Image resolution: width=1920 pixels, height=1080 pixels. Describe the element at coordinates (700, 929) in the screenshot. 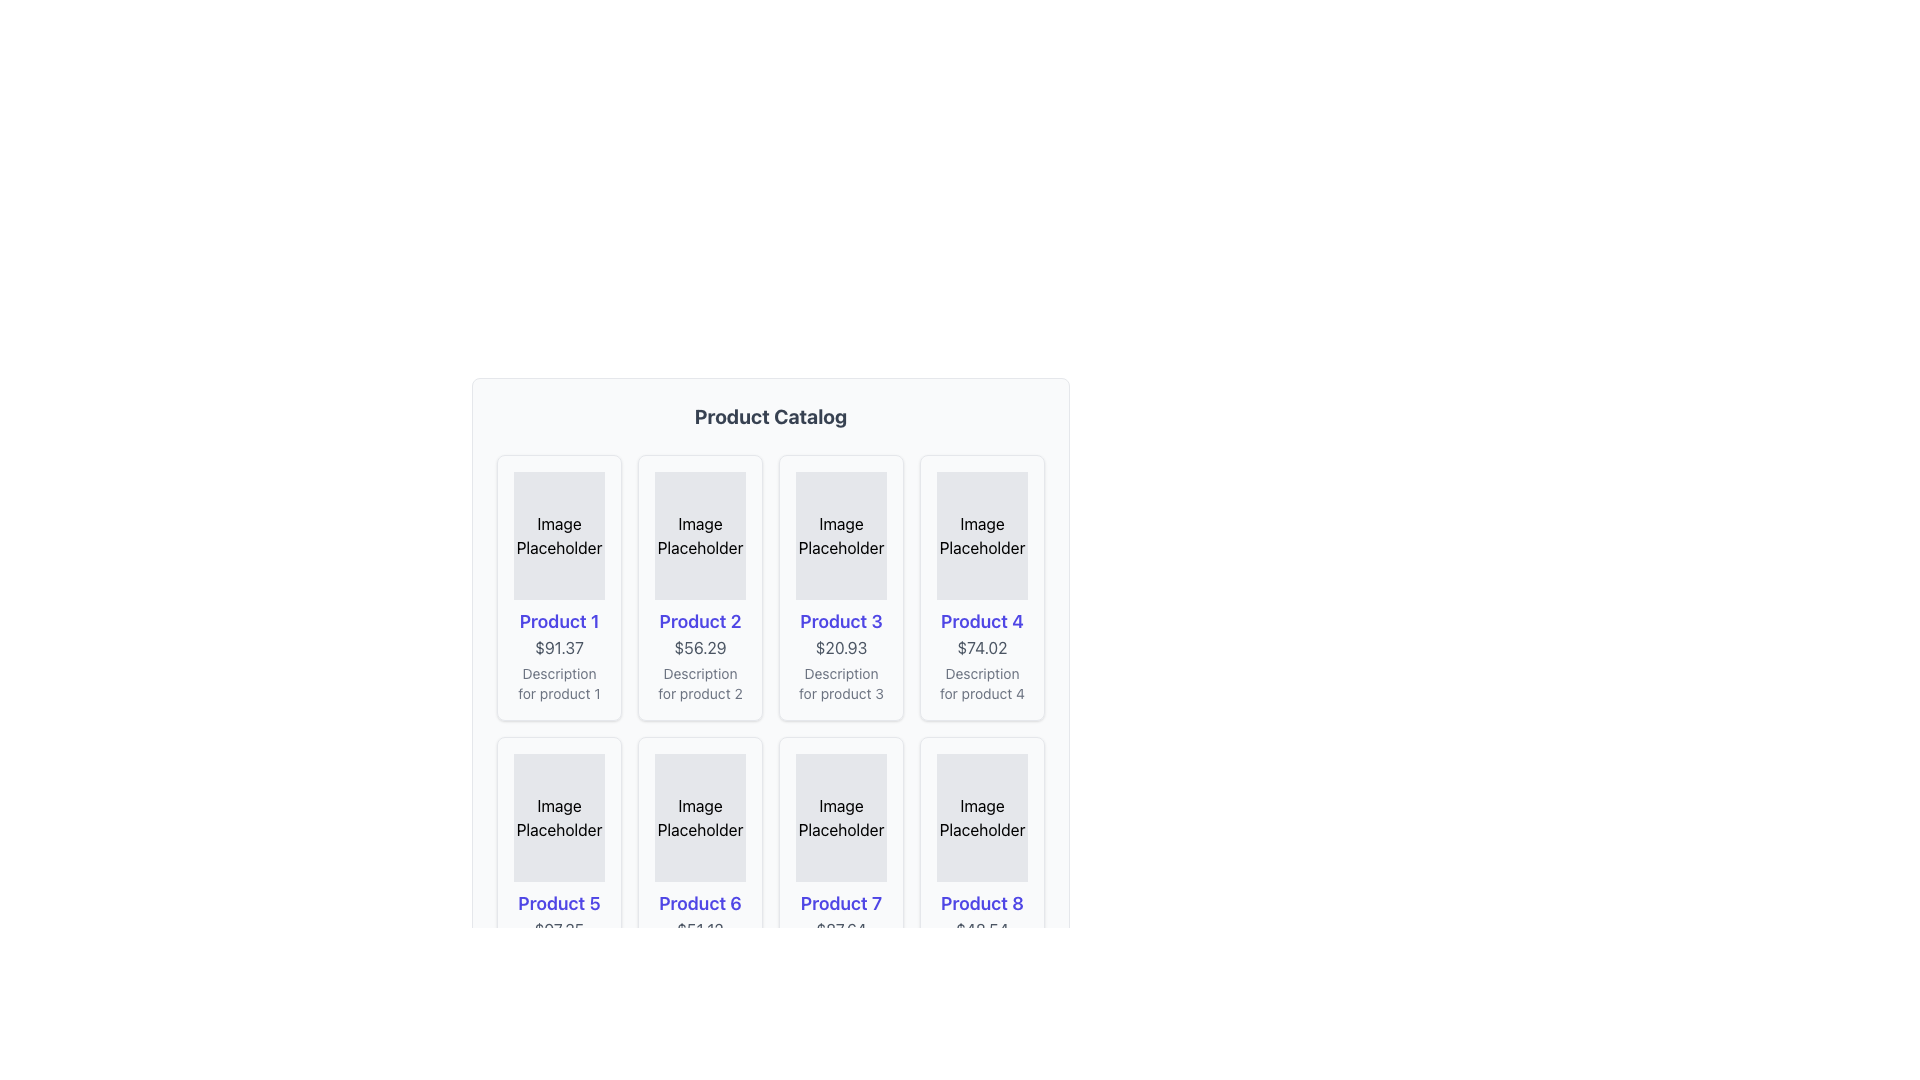

I see `the text label displaying the price value '$51.12' located beneath the title 'Product 6' in the product card` at that location.